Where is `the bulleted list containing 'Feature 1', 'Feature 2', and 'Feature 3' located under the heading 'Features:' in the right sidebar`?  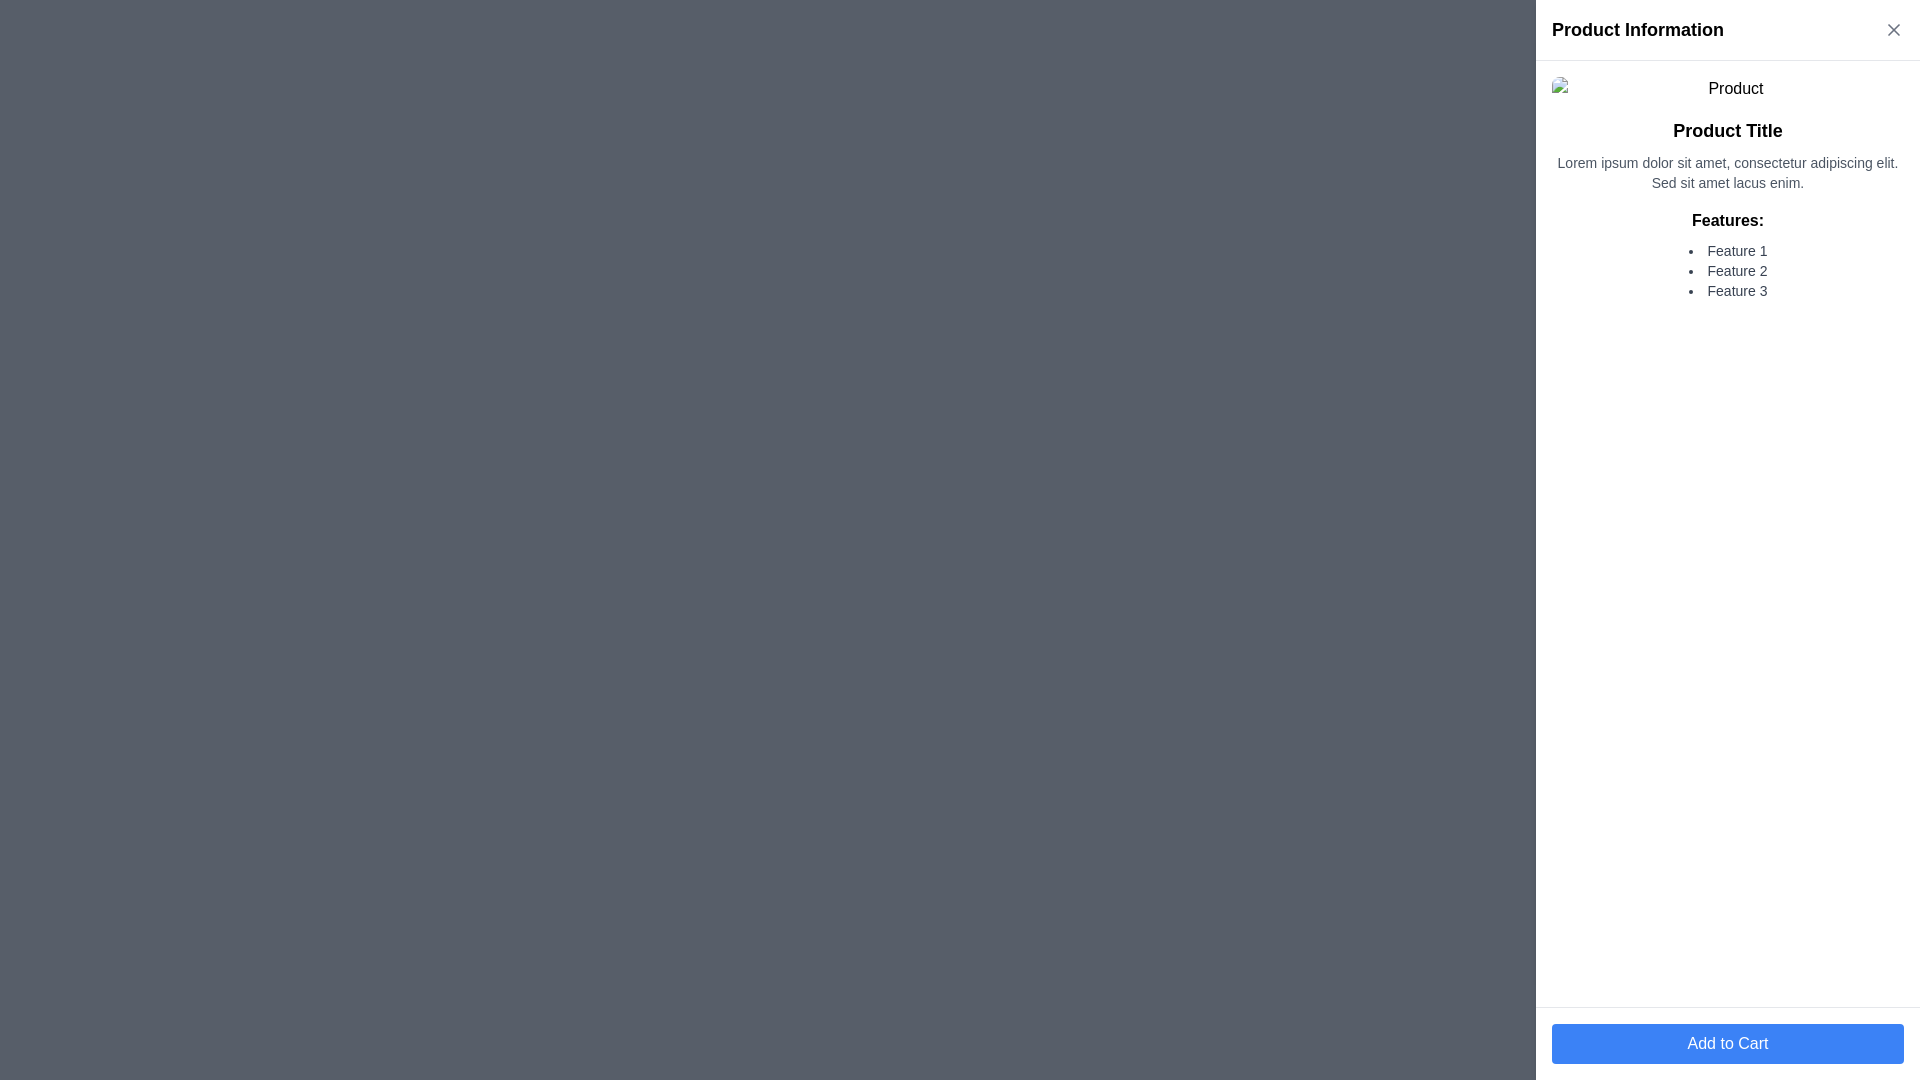
the bulleted list containing 'Feature 1', 'Feature 2', and 'Feature 3' located under the heading 'Features:' in the right sidebar is located at coordinates (1727, 270).